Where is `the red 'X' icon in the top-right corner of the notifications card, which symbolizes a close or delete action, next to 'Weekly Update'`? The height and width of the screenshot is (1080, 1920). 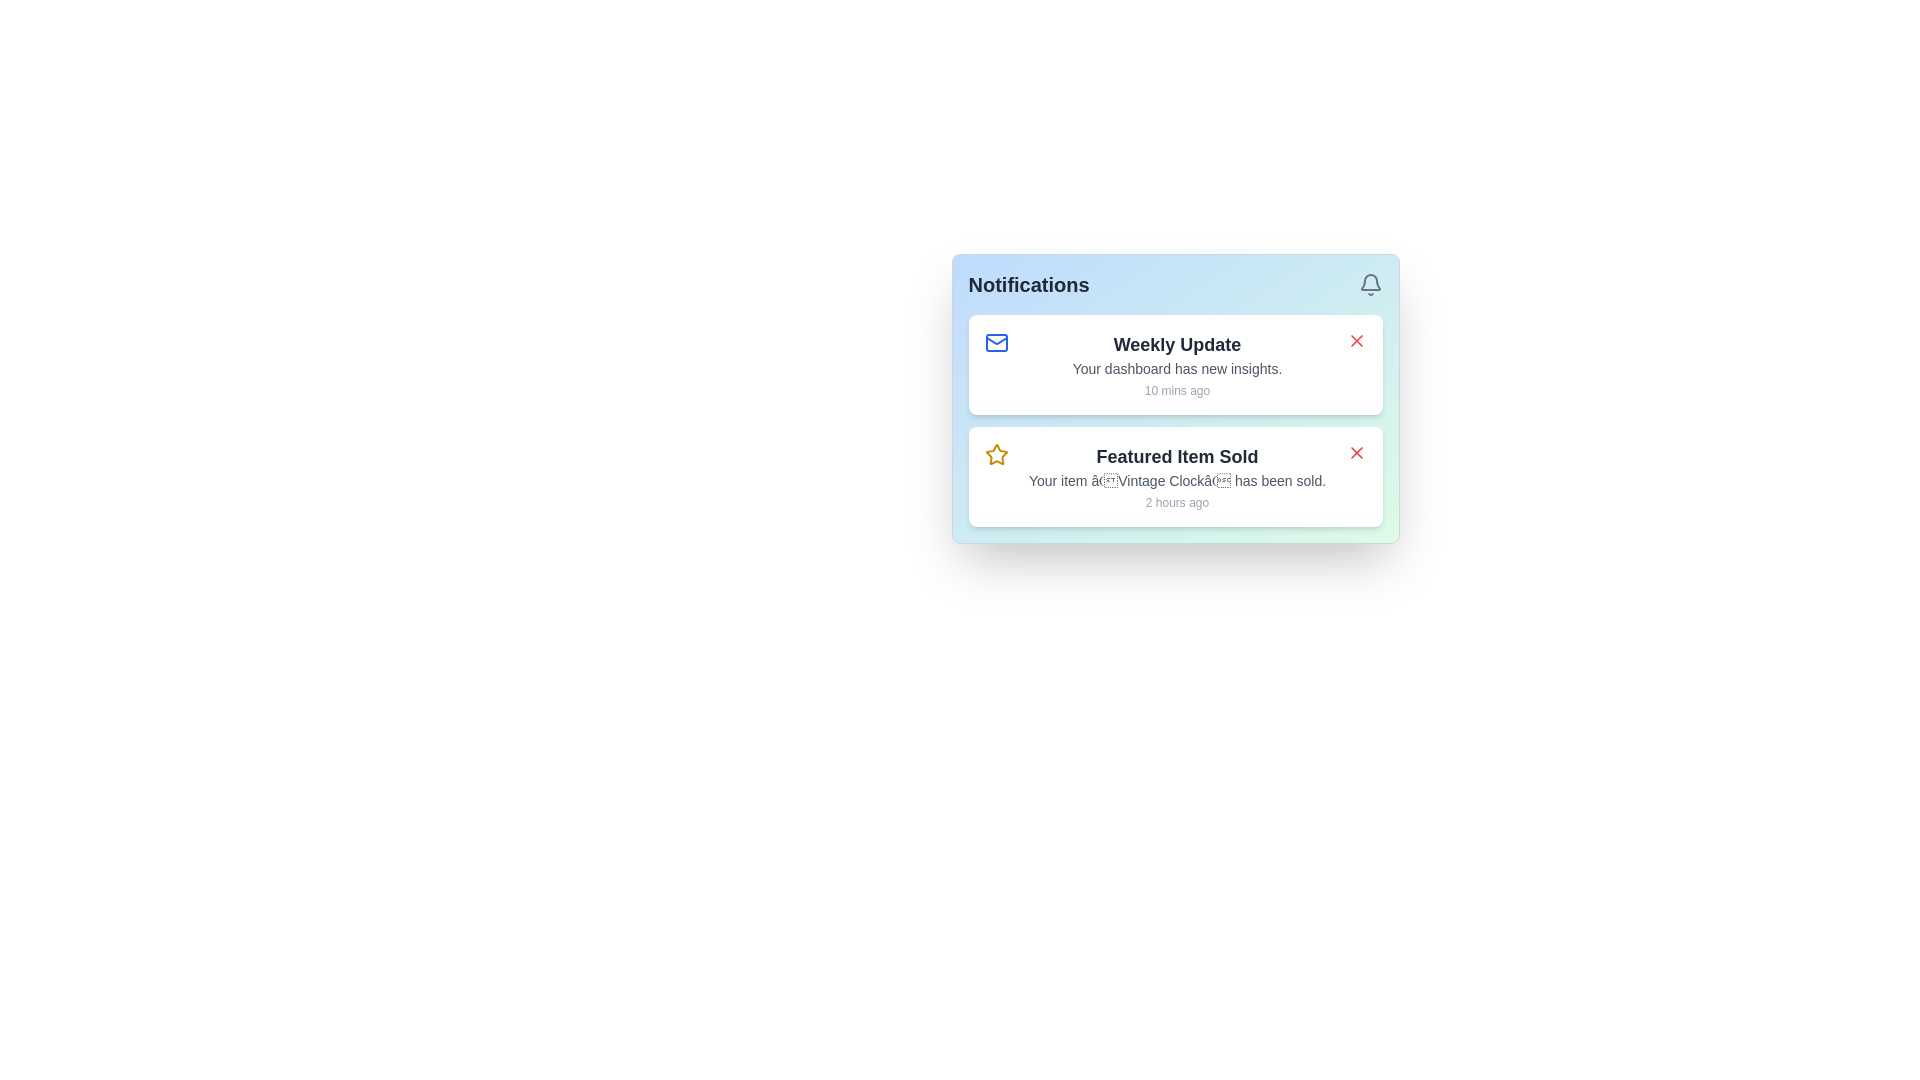
the red 'X' icon in the top-right corner of the notifications card, which symbolizes a close or delete action, next to 'Weekly Update' is located at coordinates (1356, 339).